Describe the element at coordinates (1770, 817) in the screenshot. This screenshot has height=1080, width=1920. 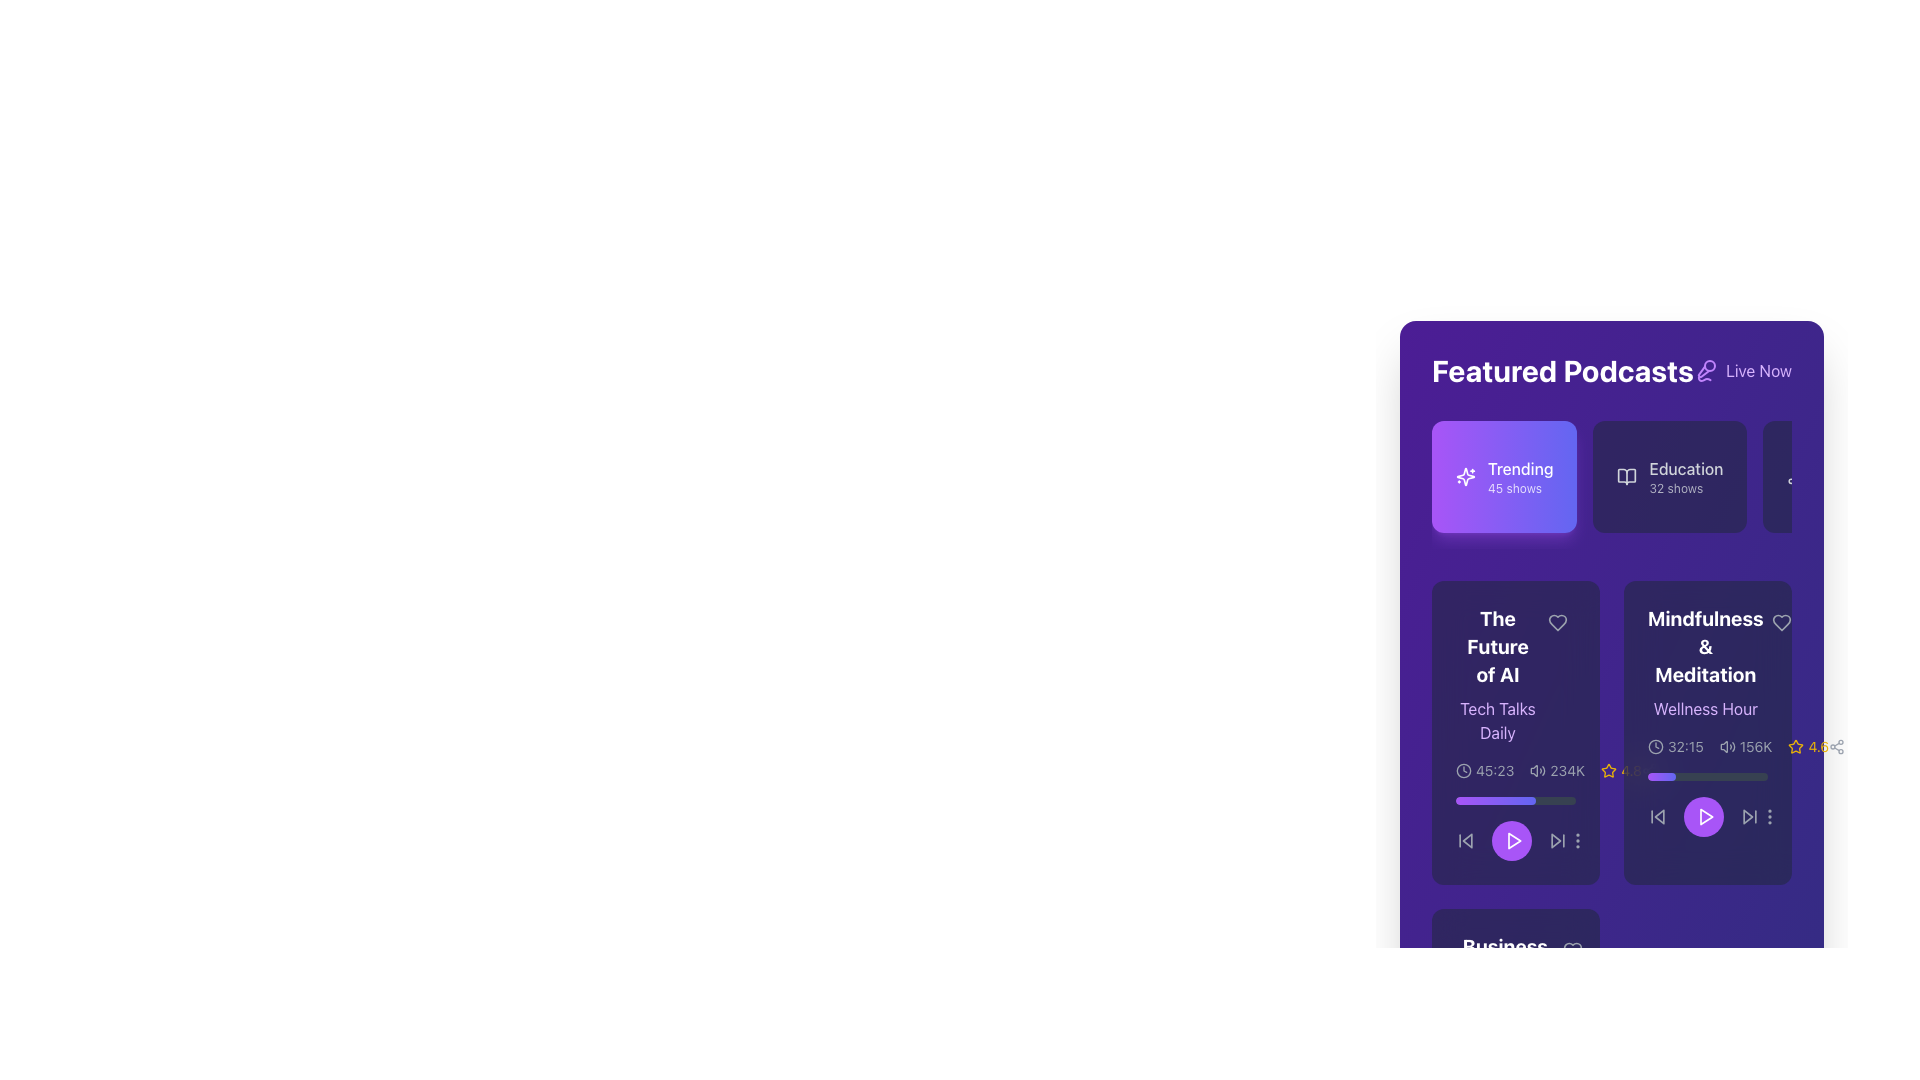
I see `the vertical ellipsis icon located at the bottom-right corner of the 'Mindfulness & Meditation' podcast card` at that location.